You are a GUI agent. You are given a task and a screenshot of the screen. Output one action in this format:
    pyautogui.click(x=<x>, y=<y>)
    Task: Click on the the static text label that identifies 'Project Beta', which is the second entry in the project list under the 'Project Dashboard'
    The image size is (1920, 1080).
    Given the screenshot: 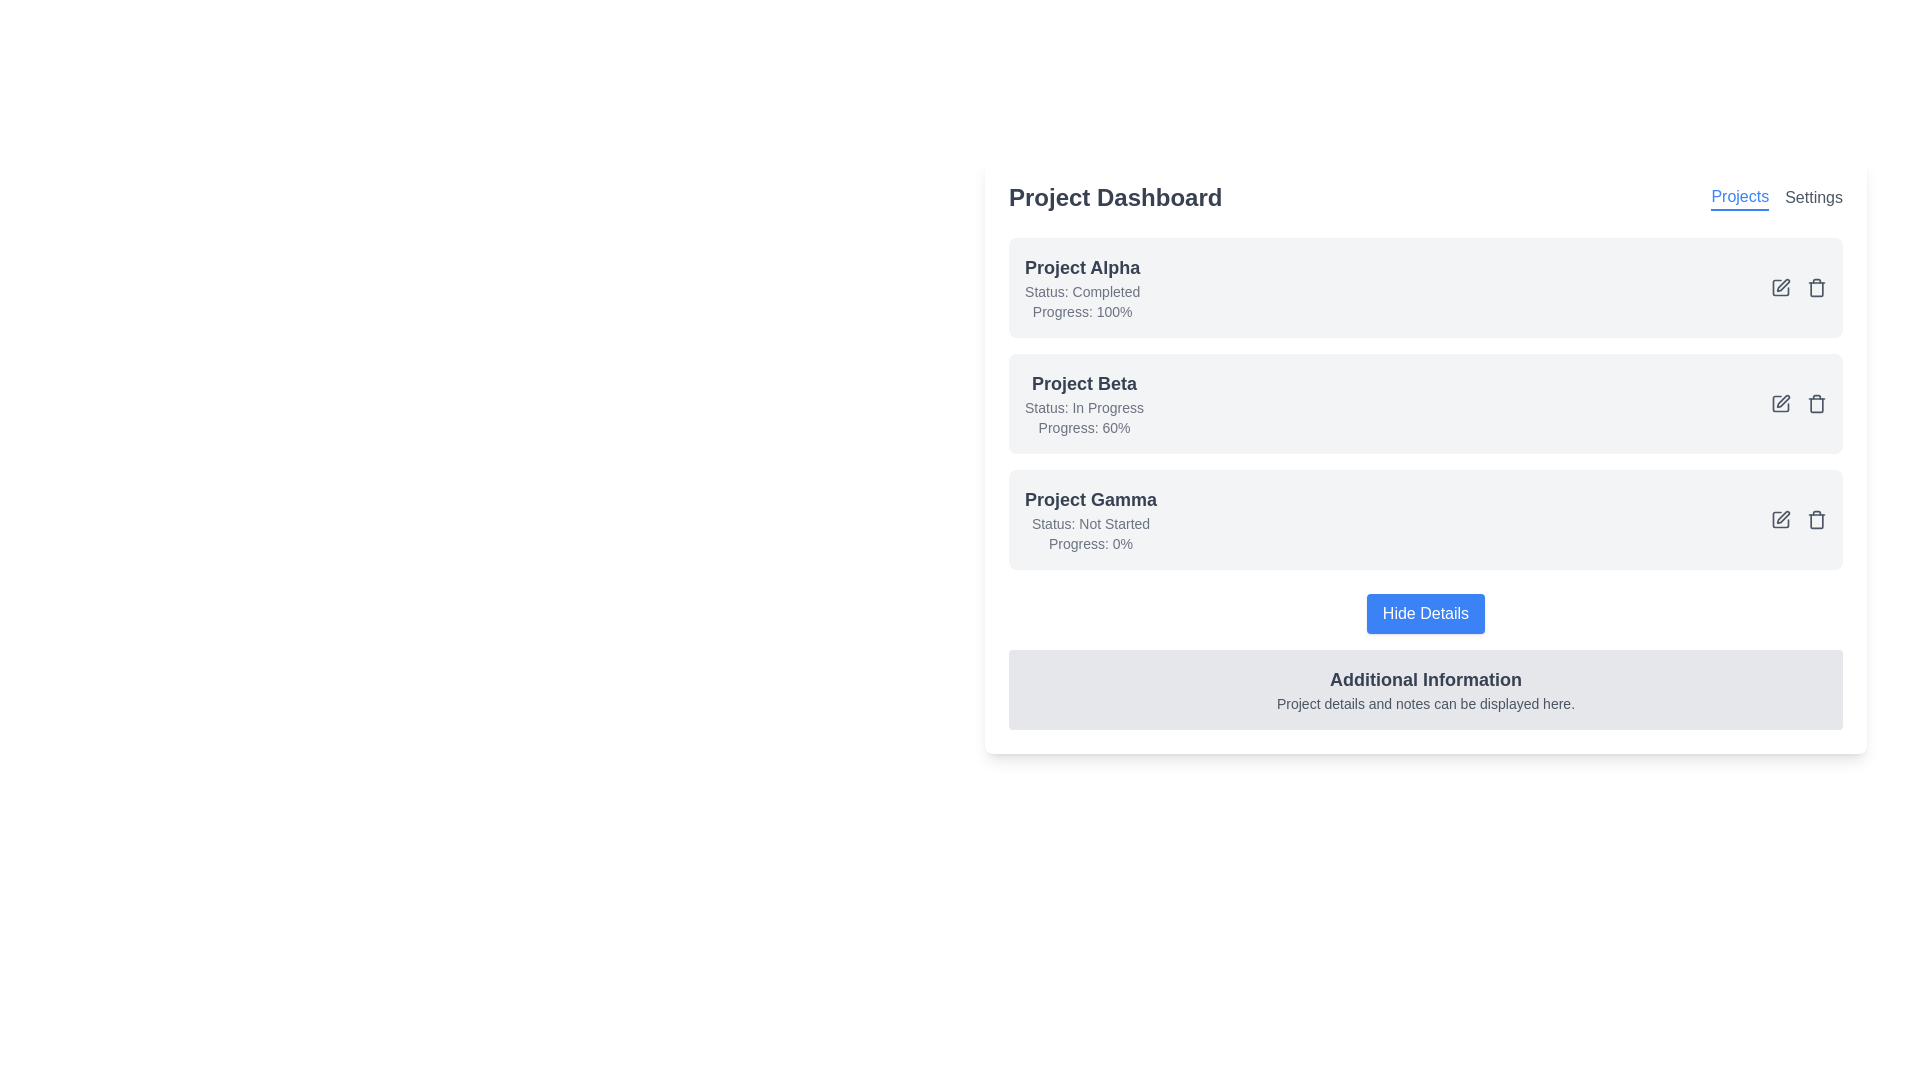 What is the action you would take?
    pyautogui.click(x=1083, y=384)
    